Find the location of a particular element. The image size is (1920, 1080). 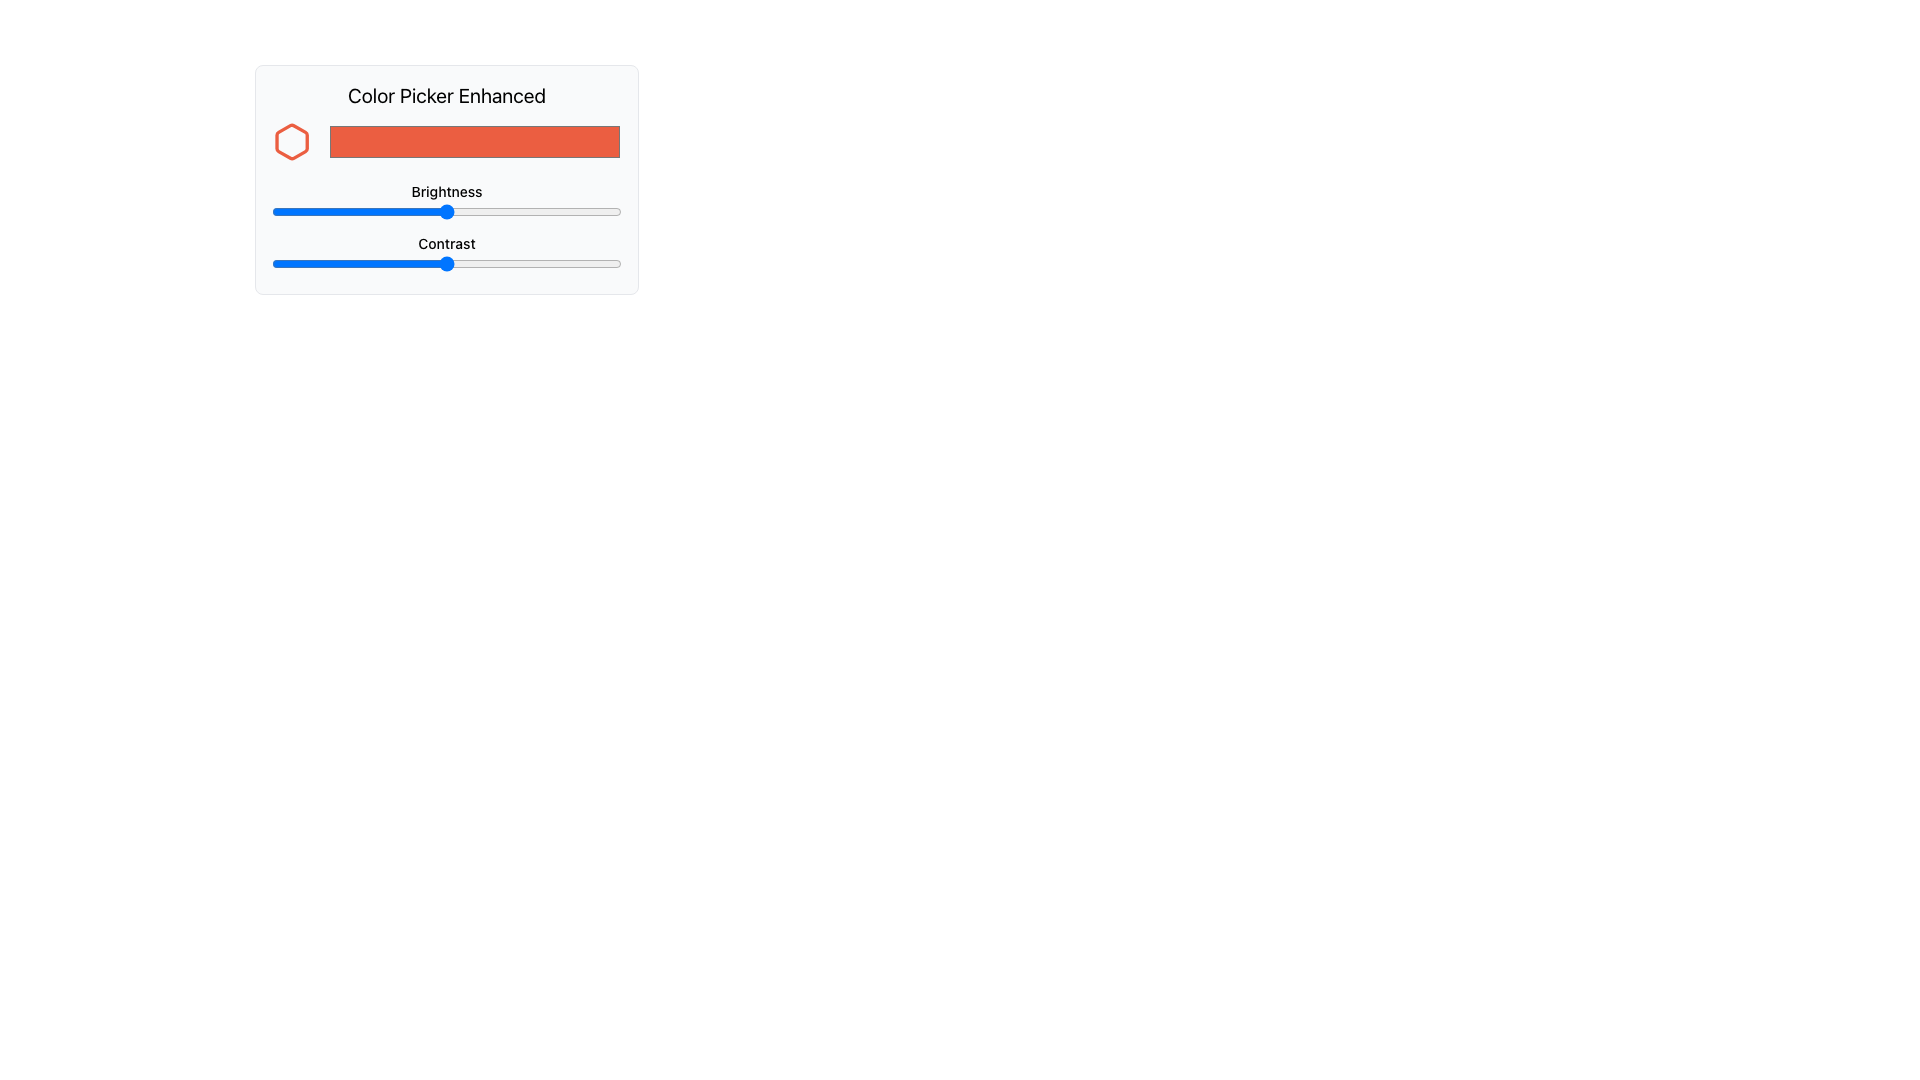

brightness is located at coordinates (548, 212).